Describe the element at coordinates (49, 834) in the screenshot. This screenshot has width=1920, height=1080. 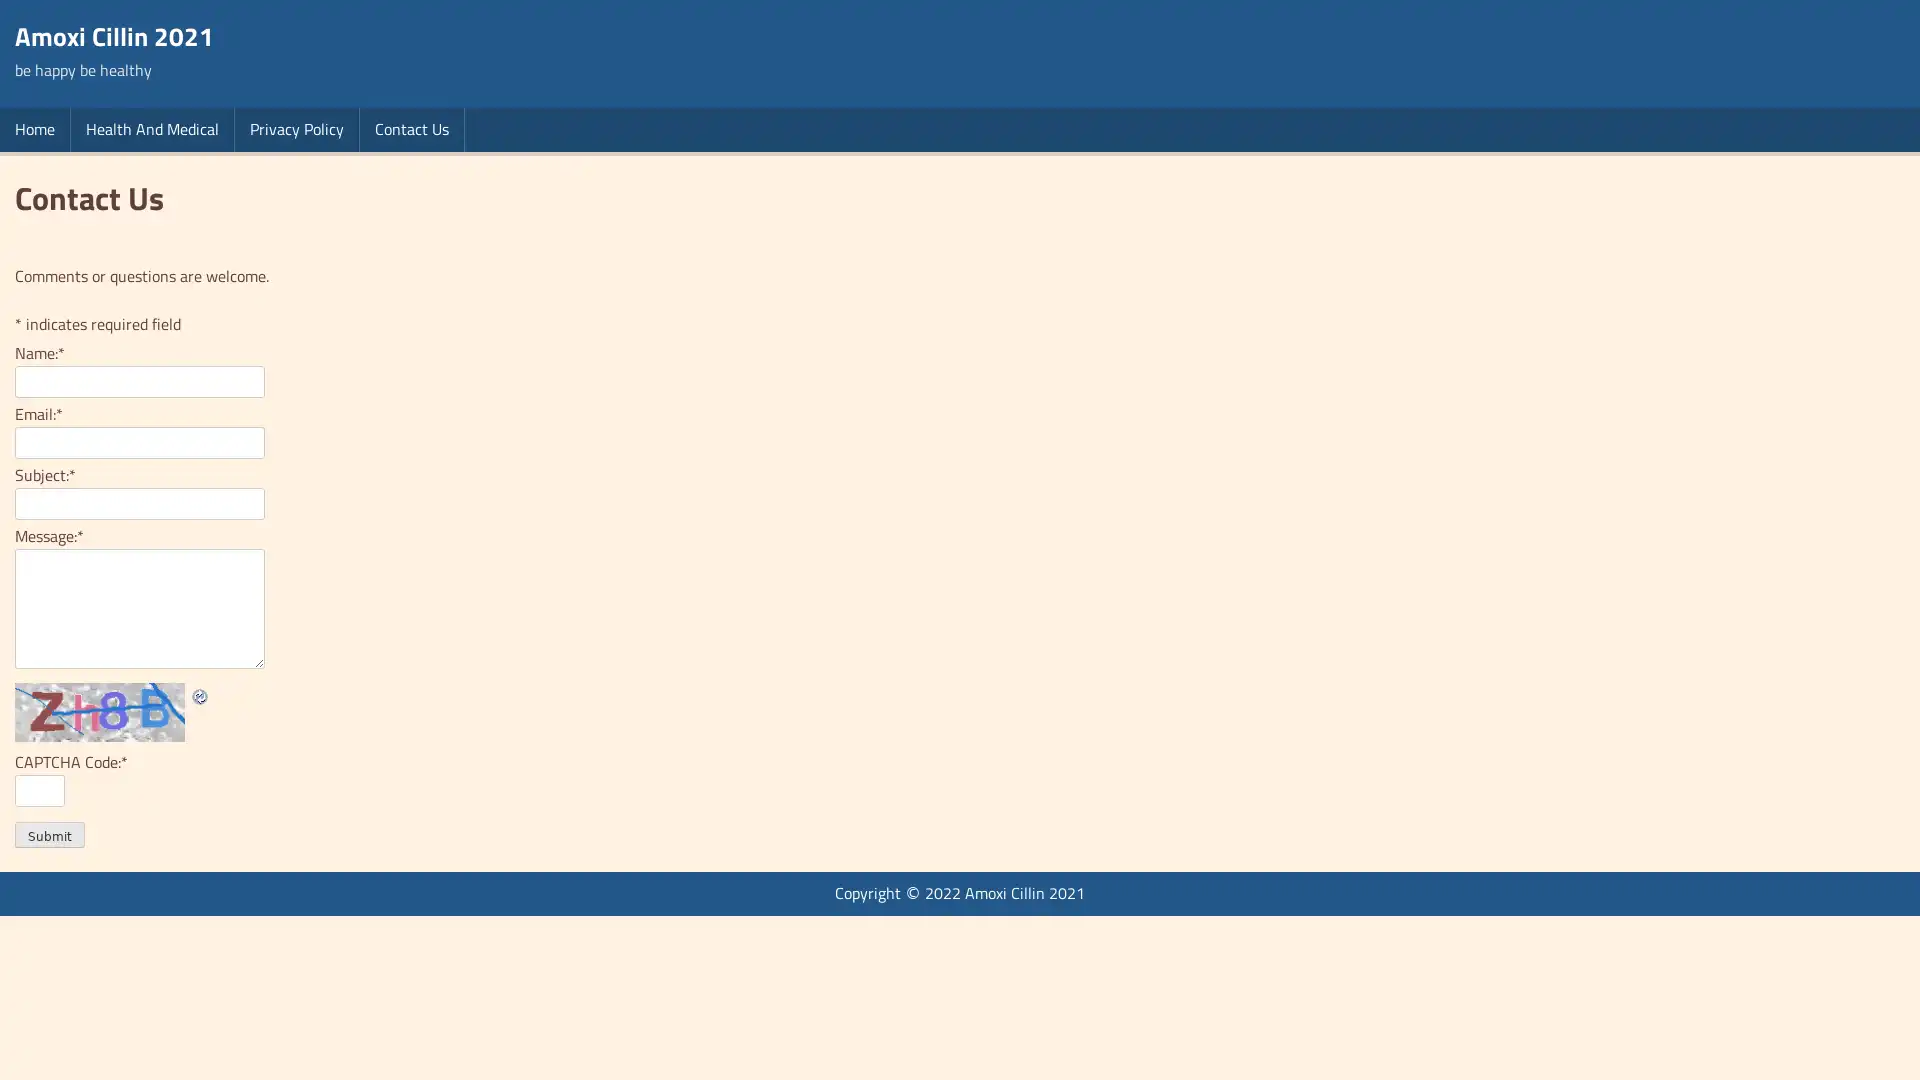
I see `Submit` at that location.